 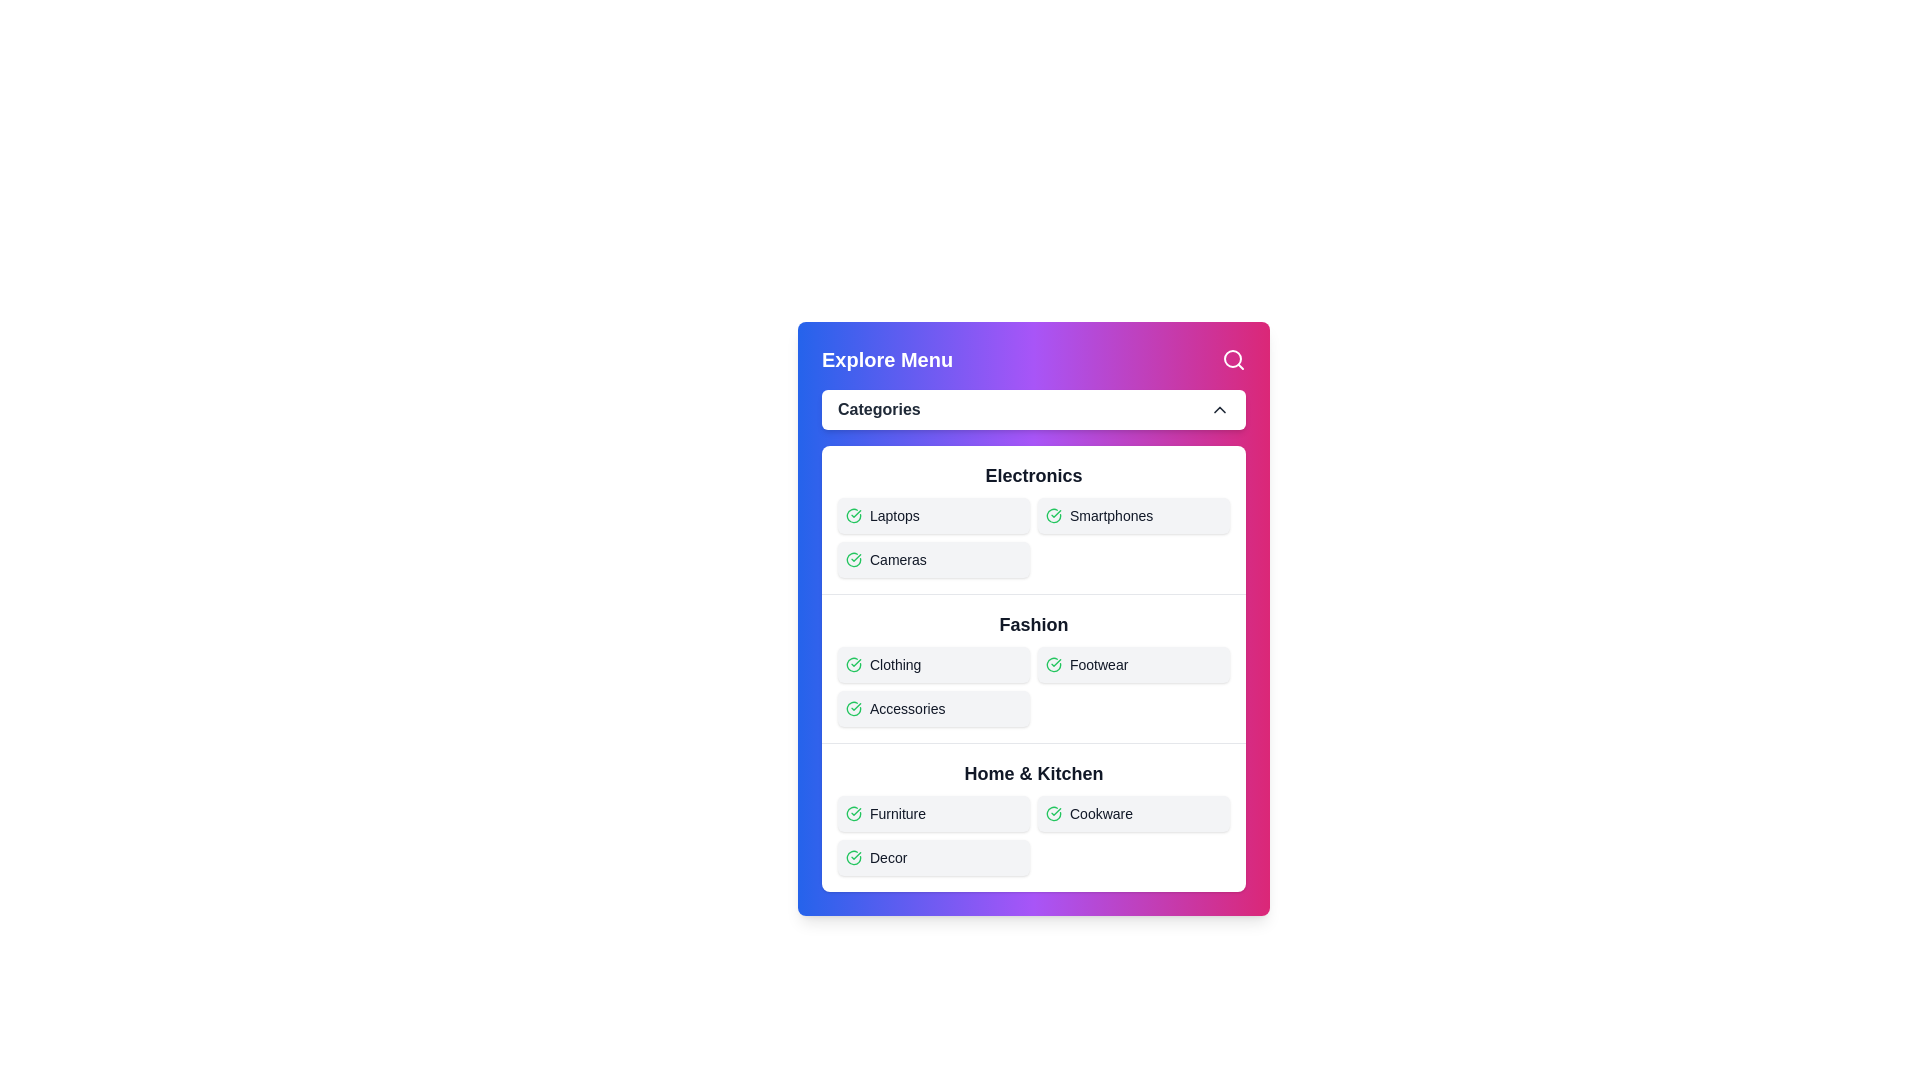 What do you see at coordinates (854, 813) in the screenshot?
I see `the circular green icon with a check mark, located next to the text 'Furniture' in the 'Home & Kitchen' section` at bounding box center [854, 813].